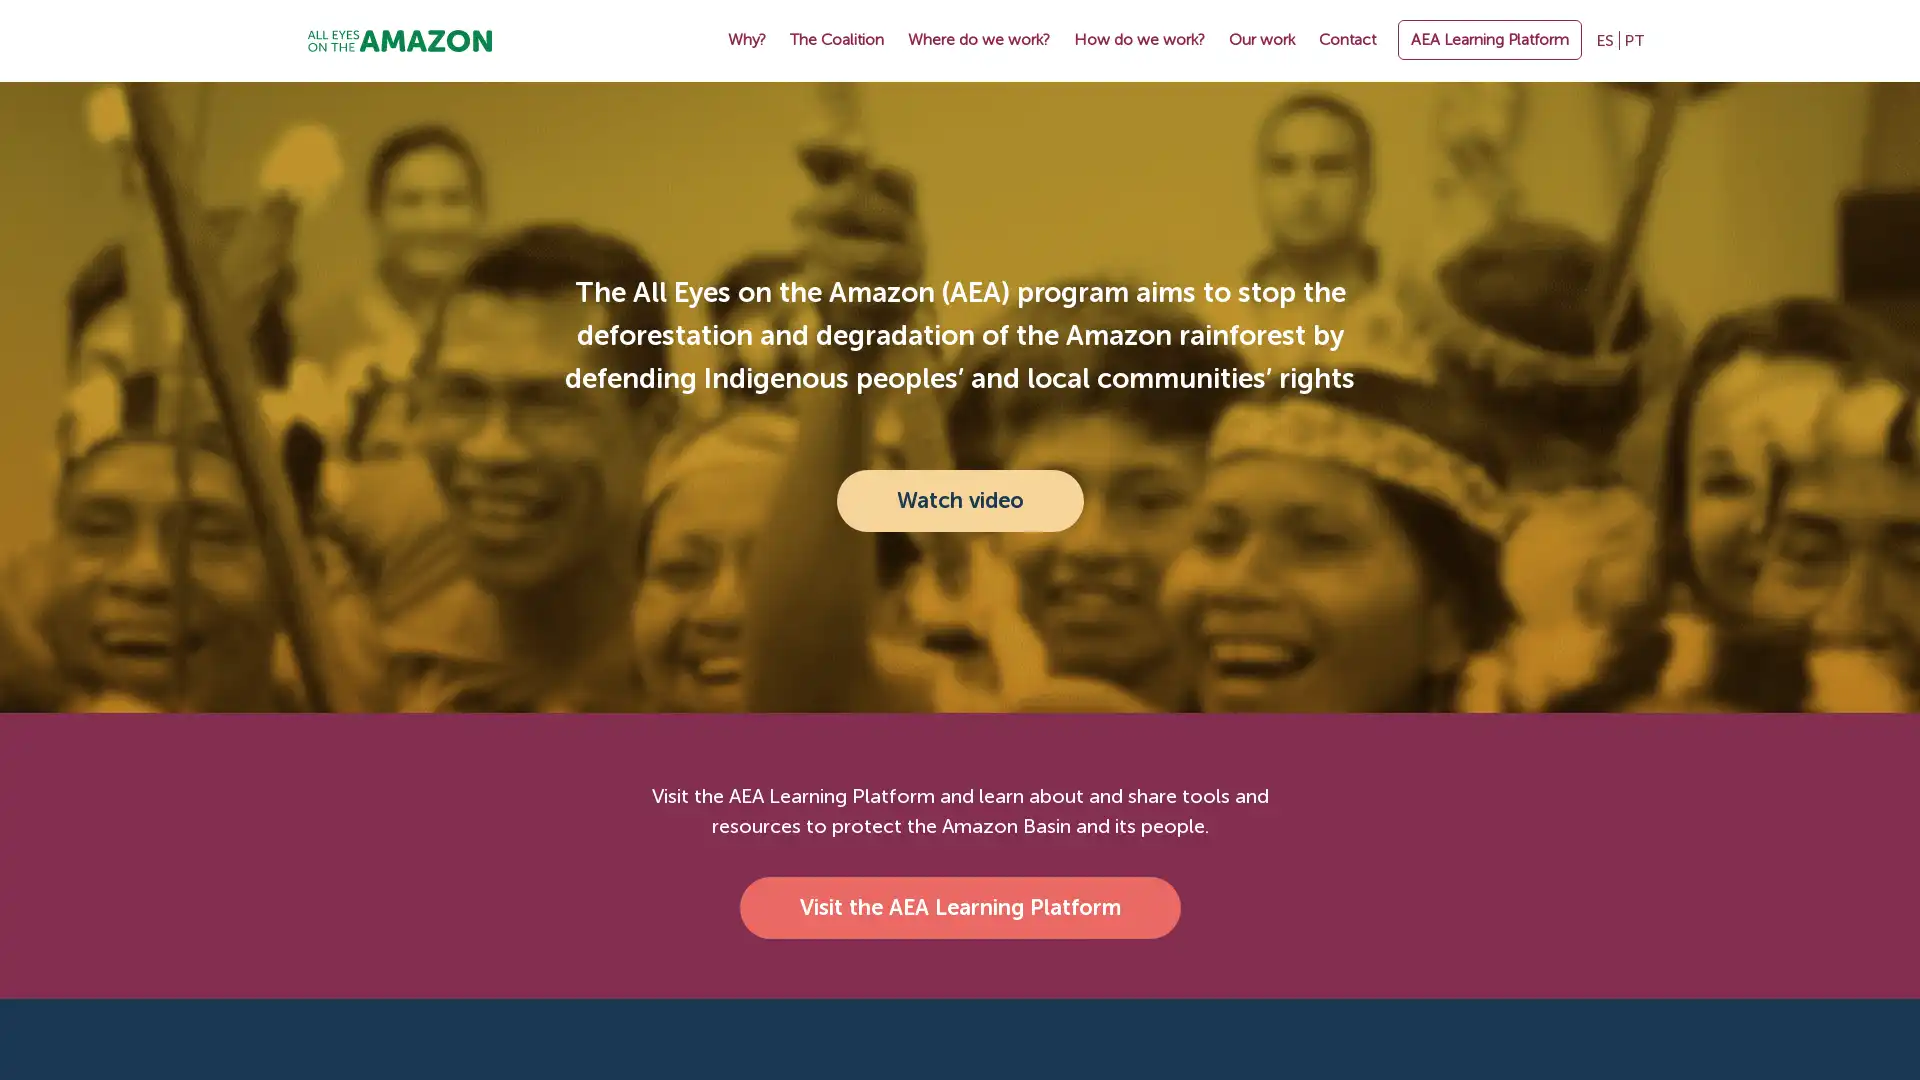  I want to click on Watch video, so click(958, 500).